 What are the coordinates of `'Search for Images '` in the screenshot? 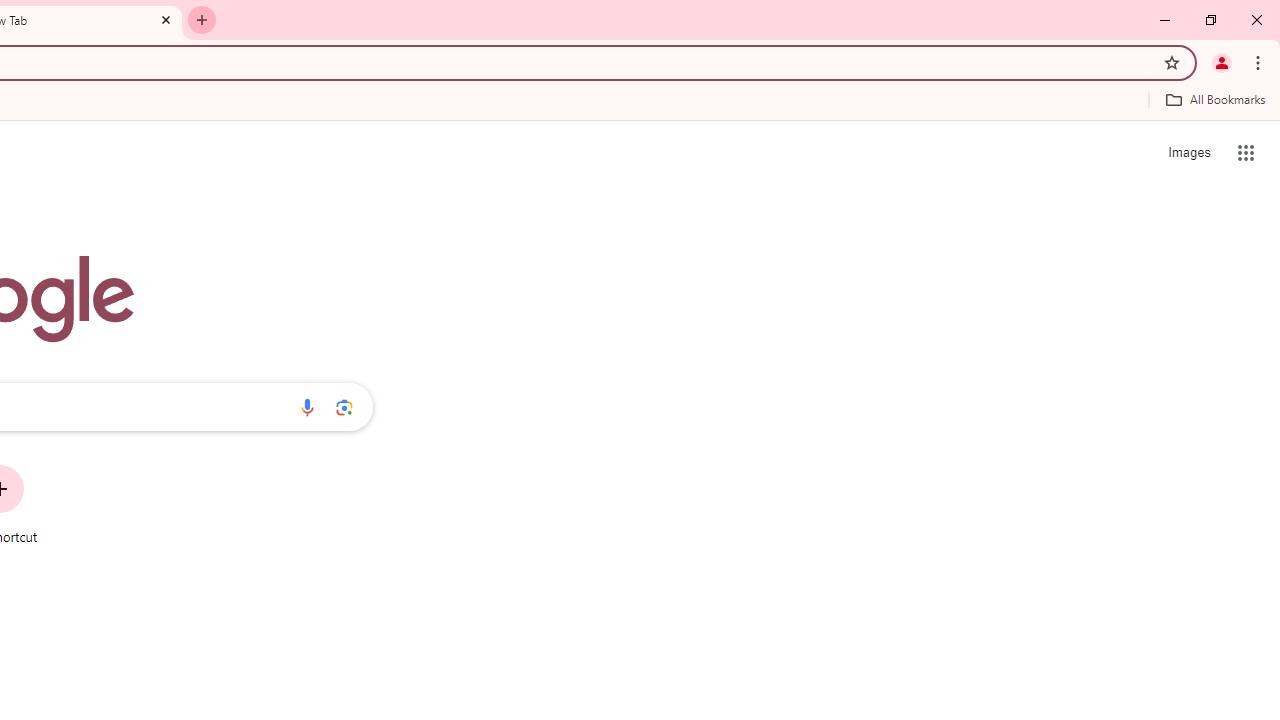 It's located at (1189, 152).